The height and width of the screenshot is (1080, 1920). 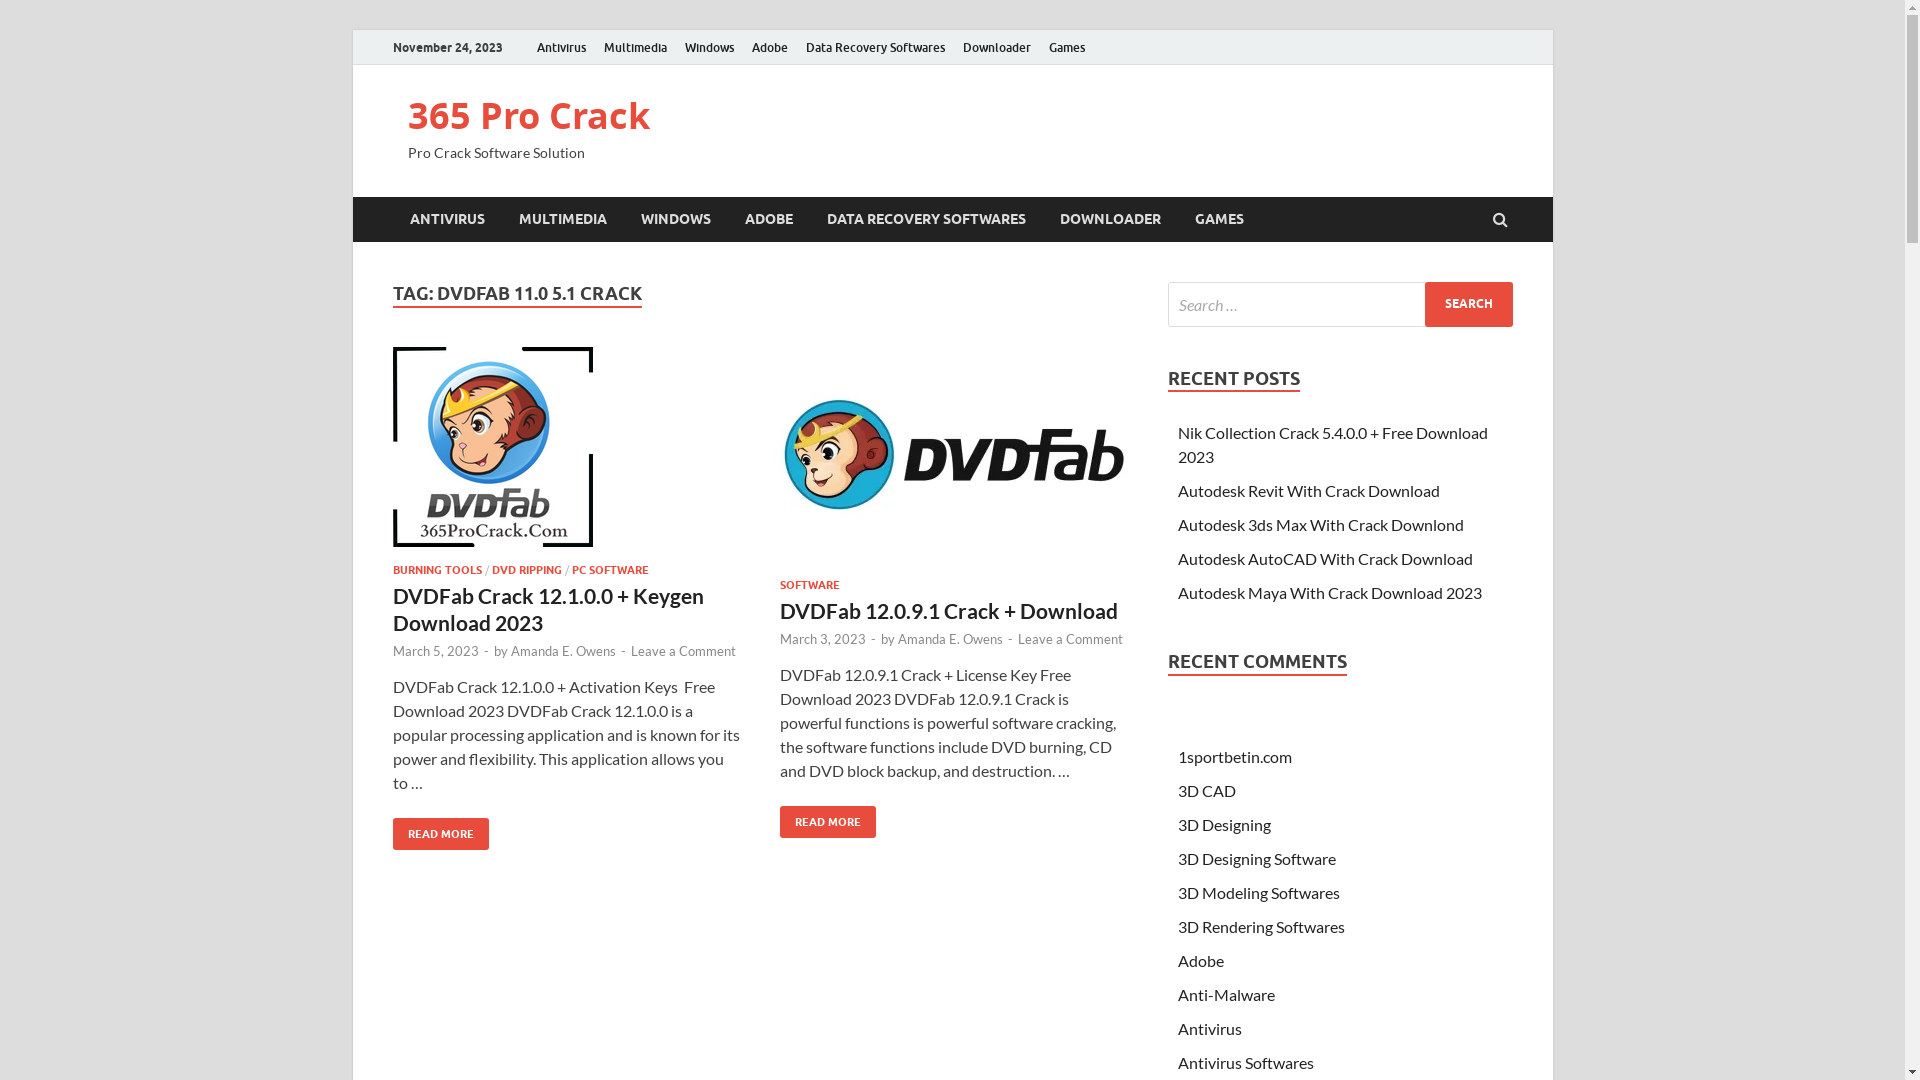 I want to click on '3D Rendering Softwares', so click(x=1260, y=926).